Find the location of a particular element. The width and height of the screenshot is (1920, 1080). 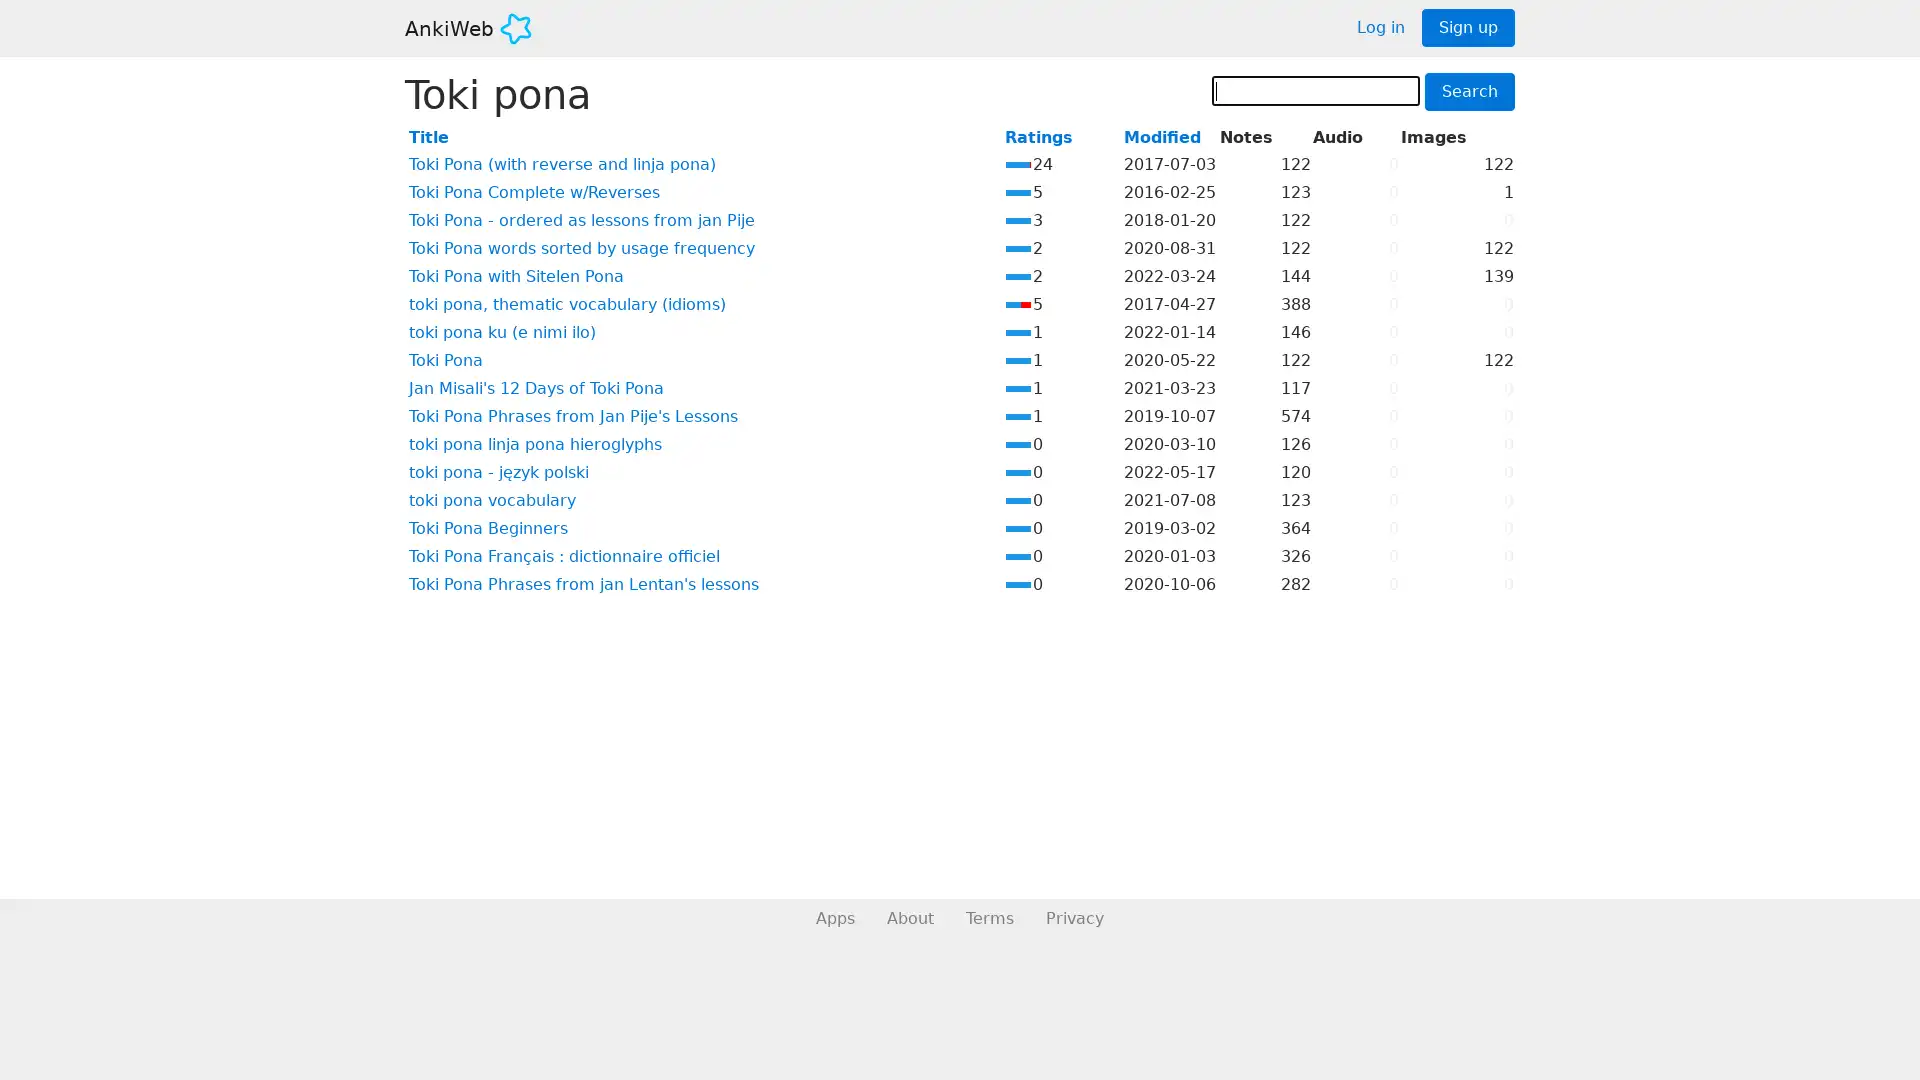

Search is located at coordinates (1469, 91).